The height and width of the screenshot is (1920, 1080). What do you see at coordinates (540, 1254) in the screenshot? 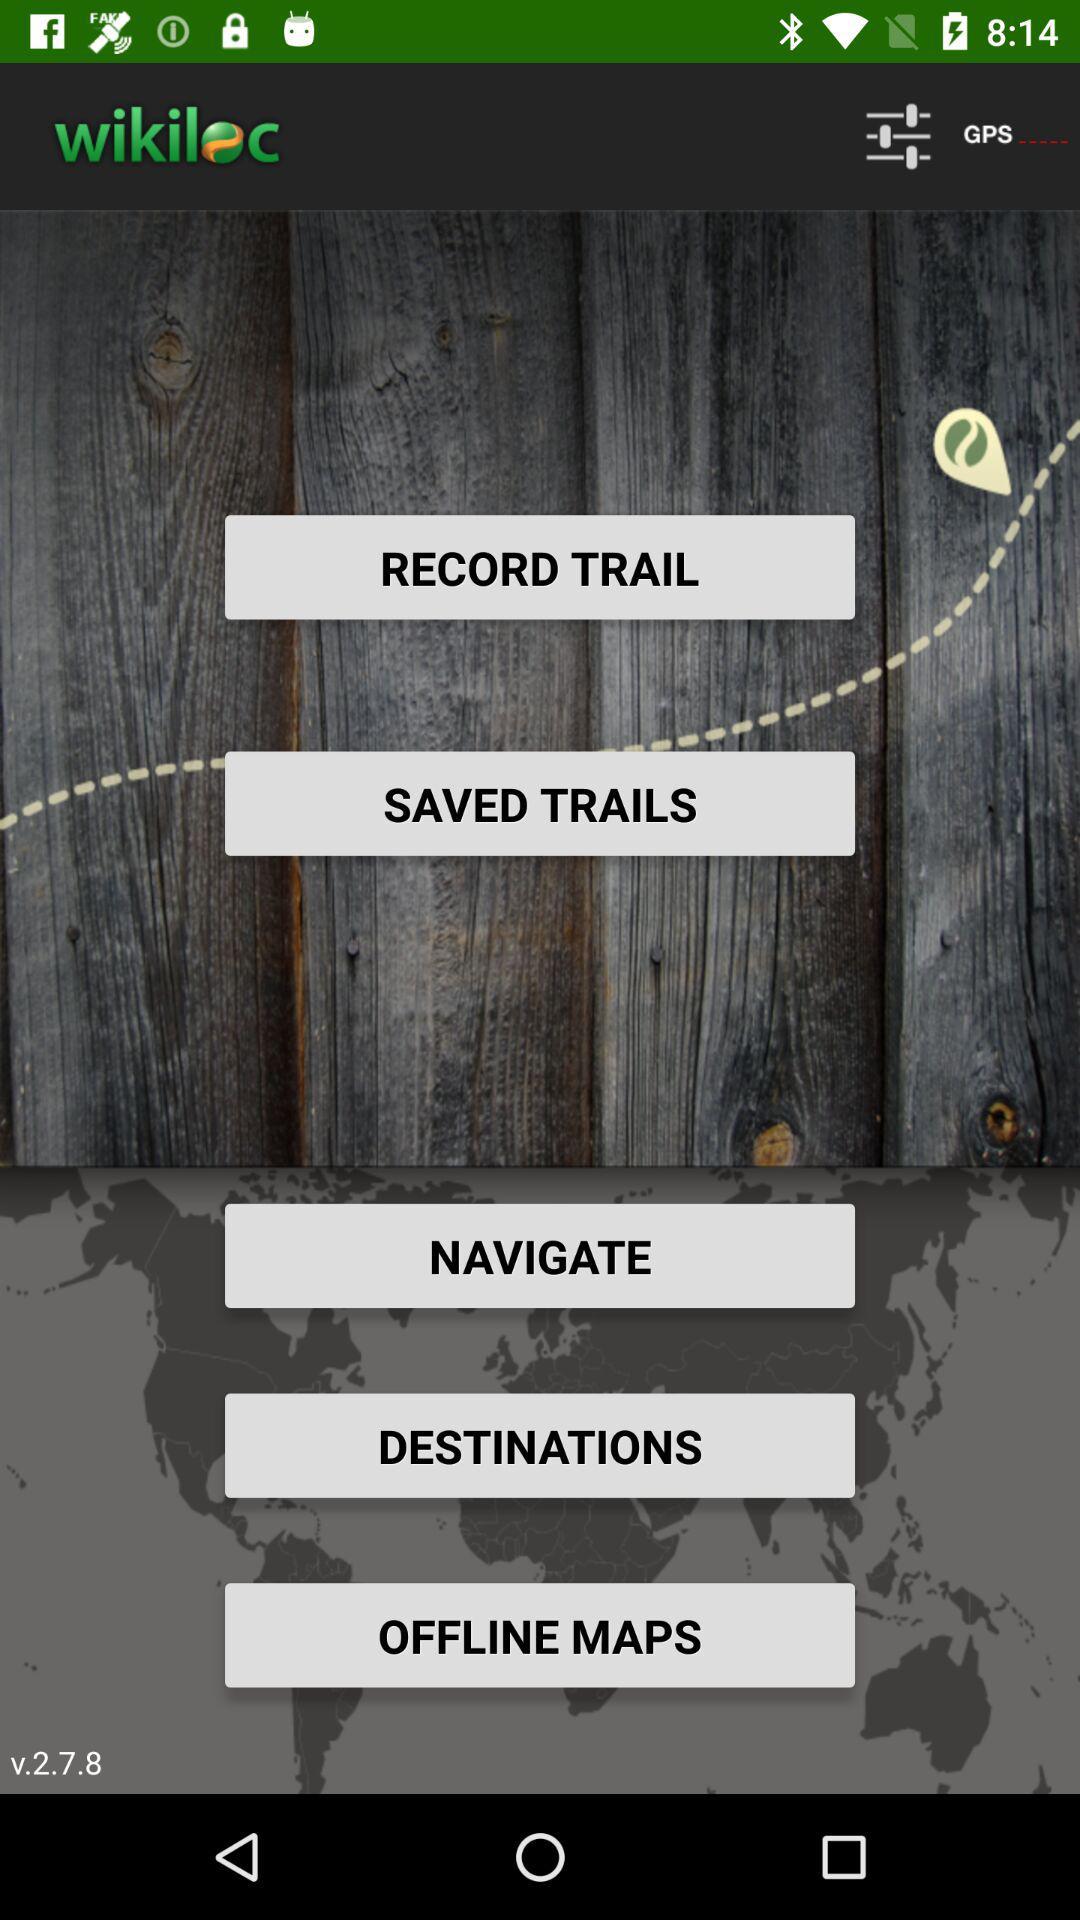
I see `icon above destinations` at bounding box center [540, 1254].